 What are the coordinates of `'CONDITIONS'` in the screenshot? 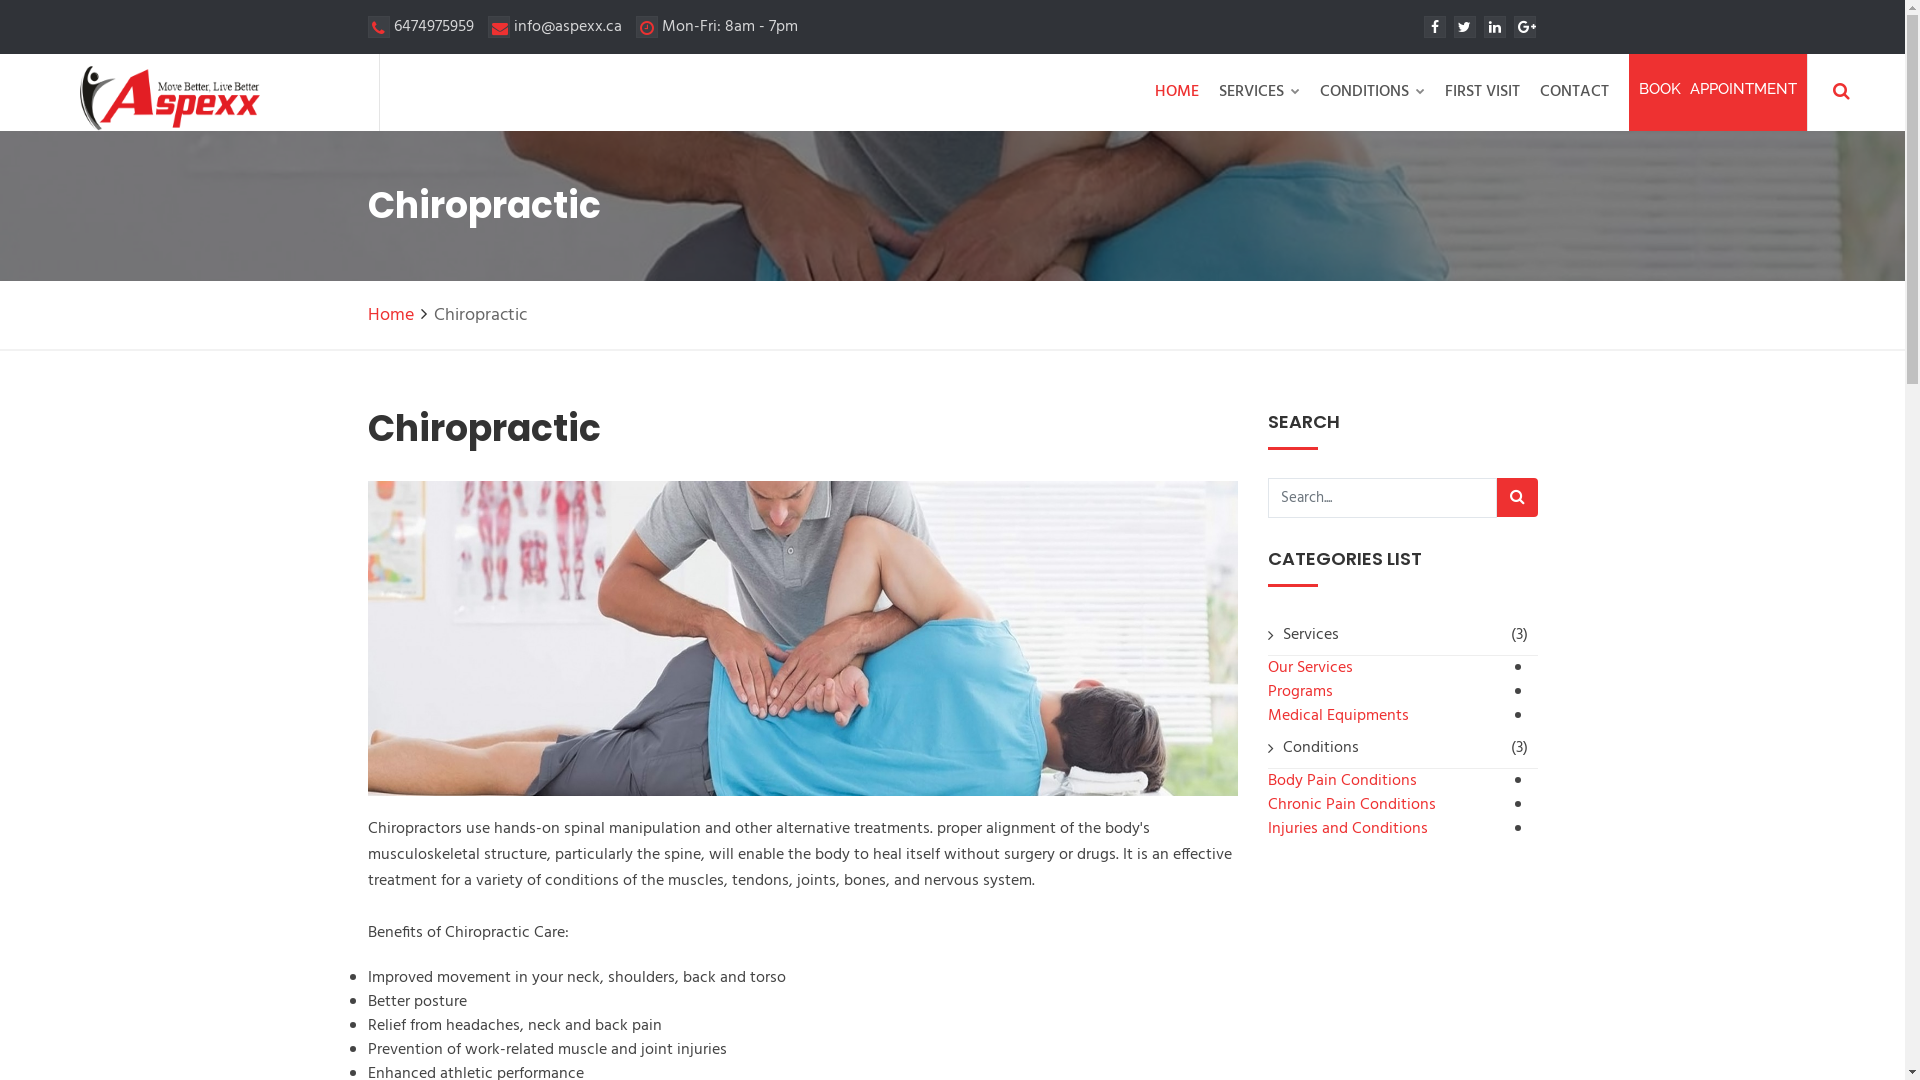 It's located at (1371, 92).